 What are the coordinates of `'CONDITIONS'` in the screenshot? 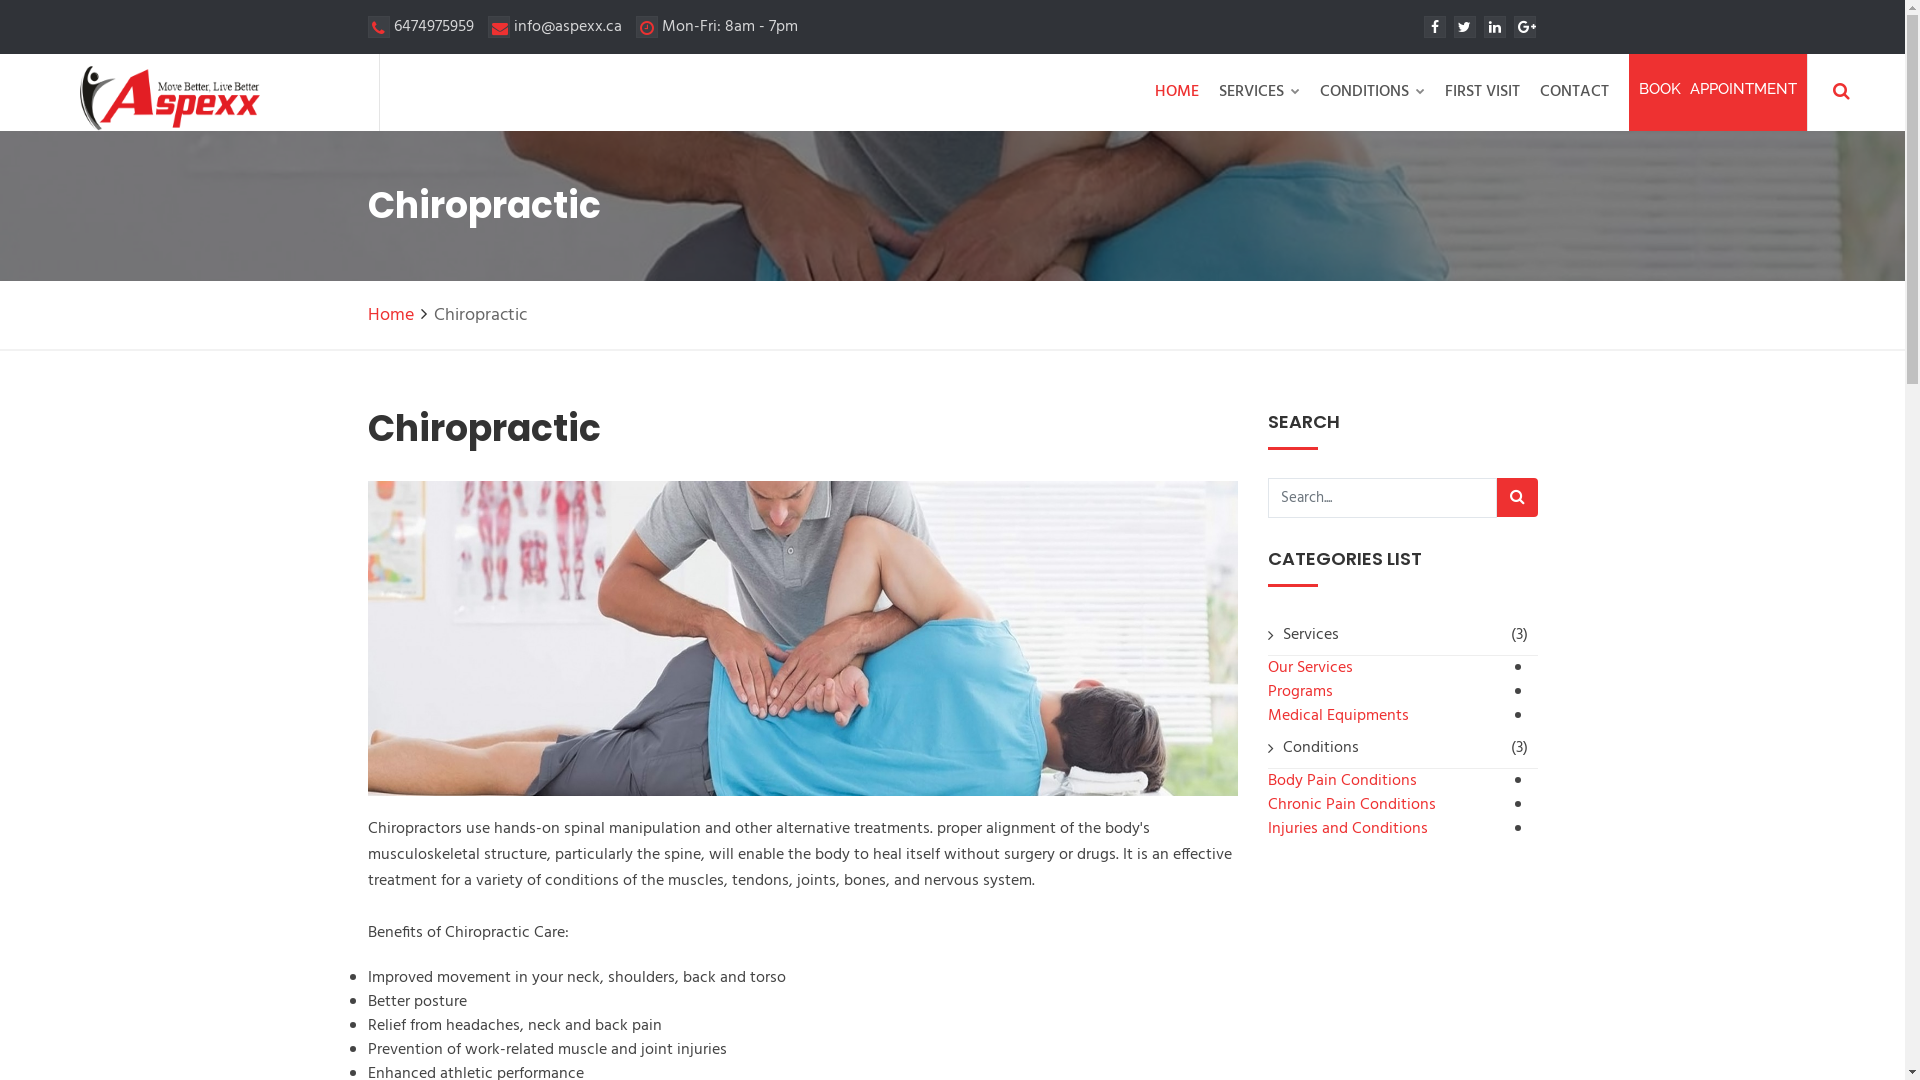 It's located at (1371, 92).